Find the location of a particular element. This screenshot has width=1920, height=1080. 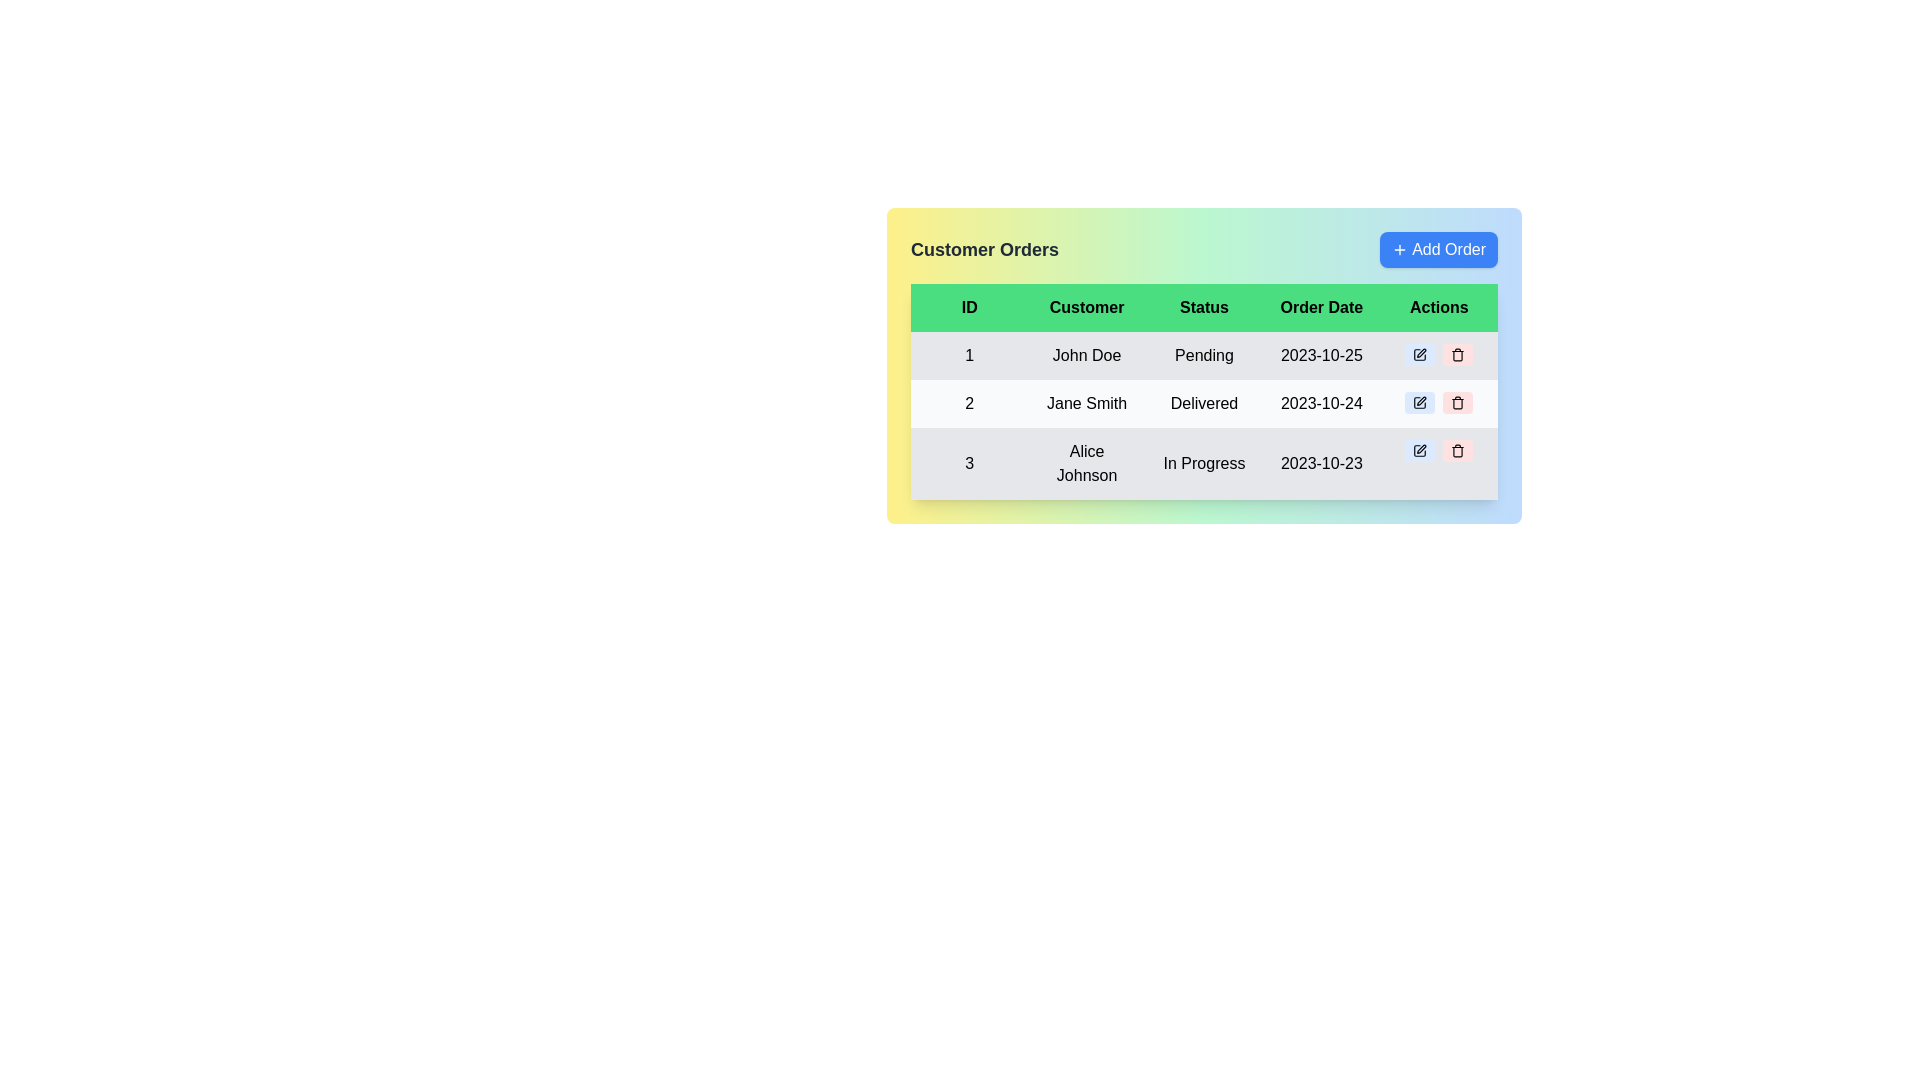

the text display element that shows 'John Doe' in the 'Customer' column of the data table is located at coordinates (1086, 354).